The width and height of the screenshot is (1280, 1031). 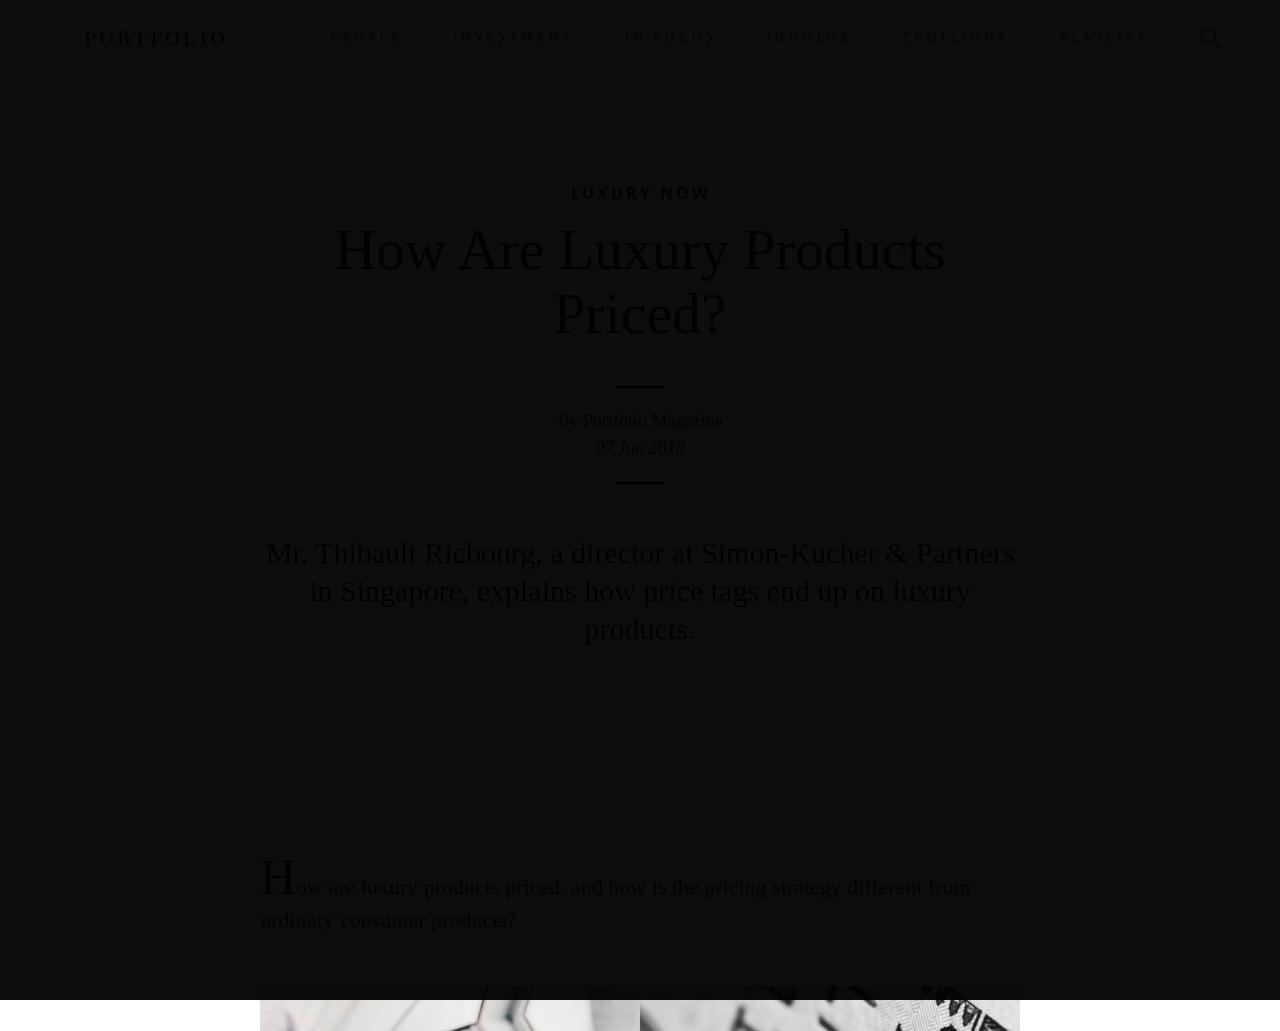 What do you see at coordinates (366, 36) in the screenshot?
I see `'PEOPLE'` at bounding box center [366, 36].